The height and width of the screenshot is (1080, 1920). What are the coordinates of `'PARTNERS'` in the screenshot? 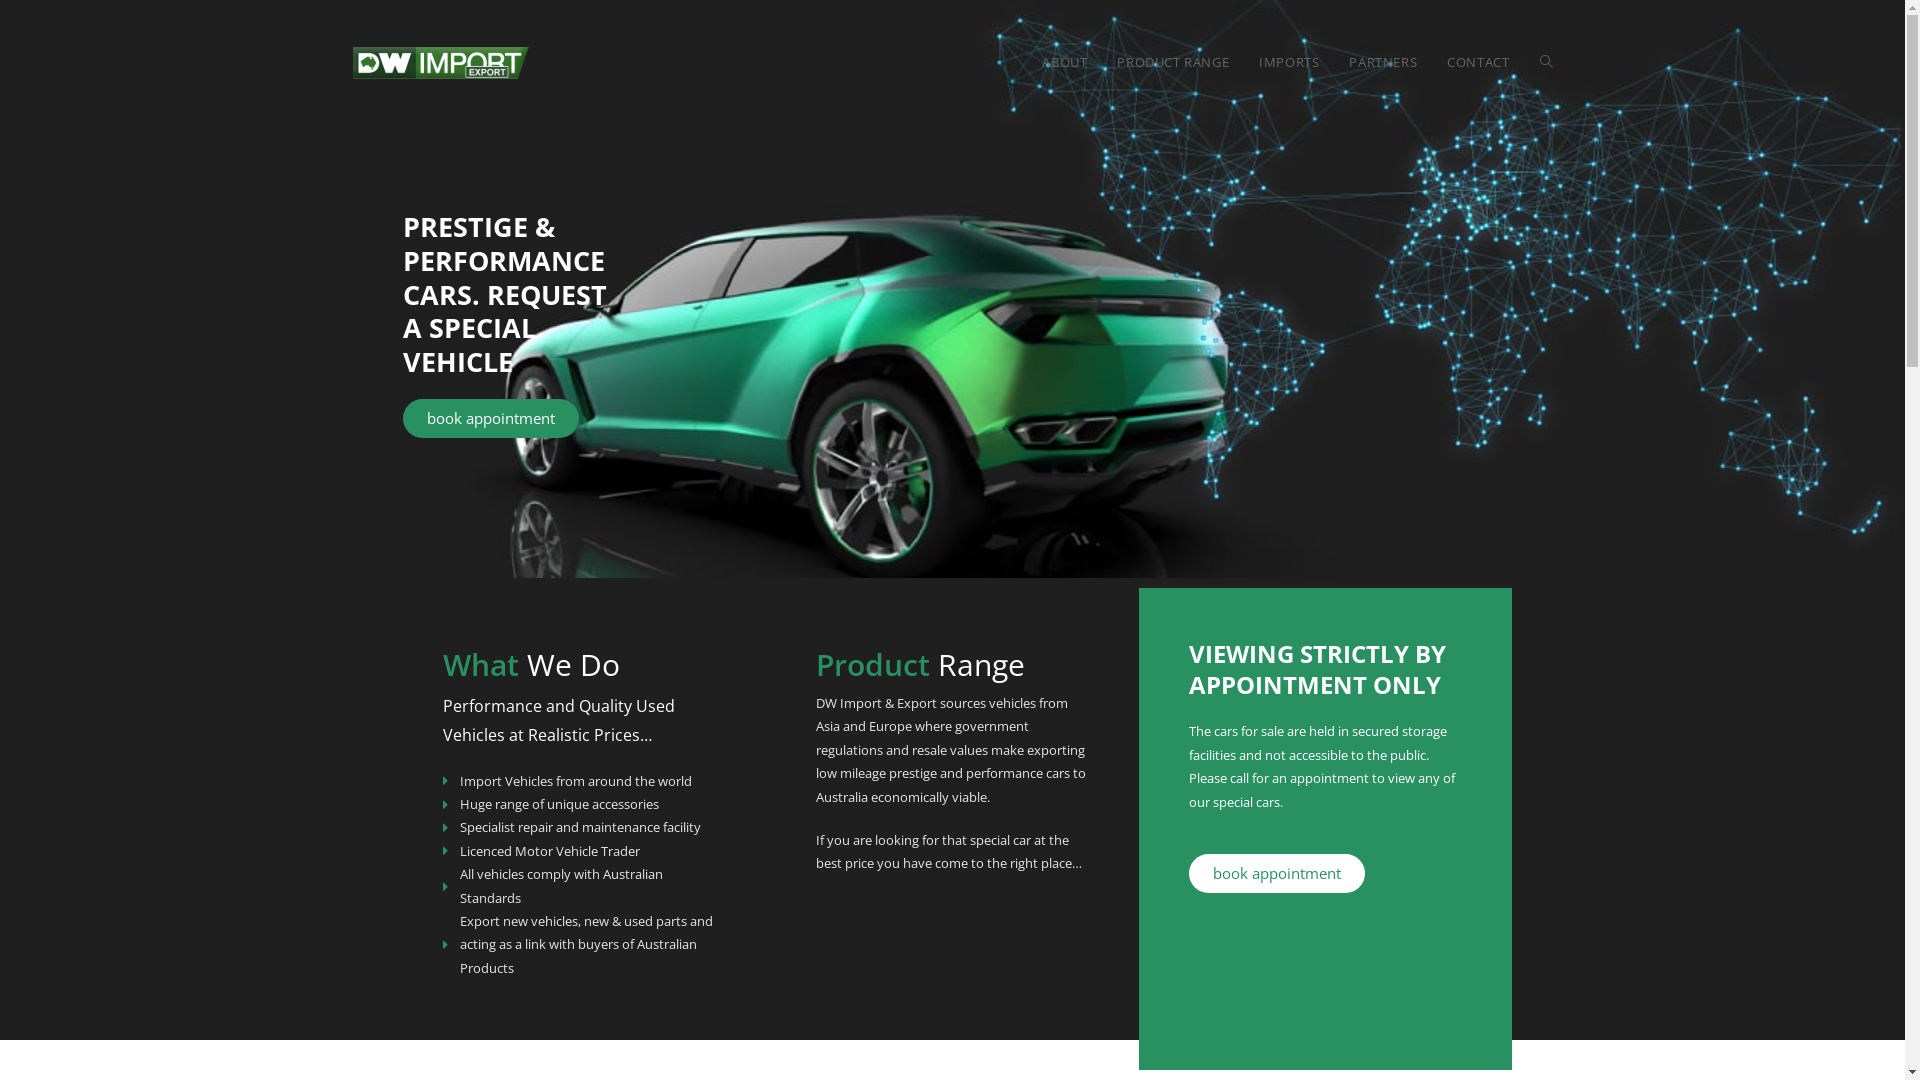 It's located at (1381, 61).